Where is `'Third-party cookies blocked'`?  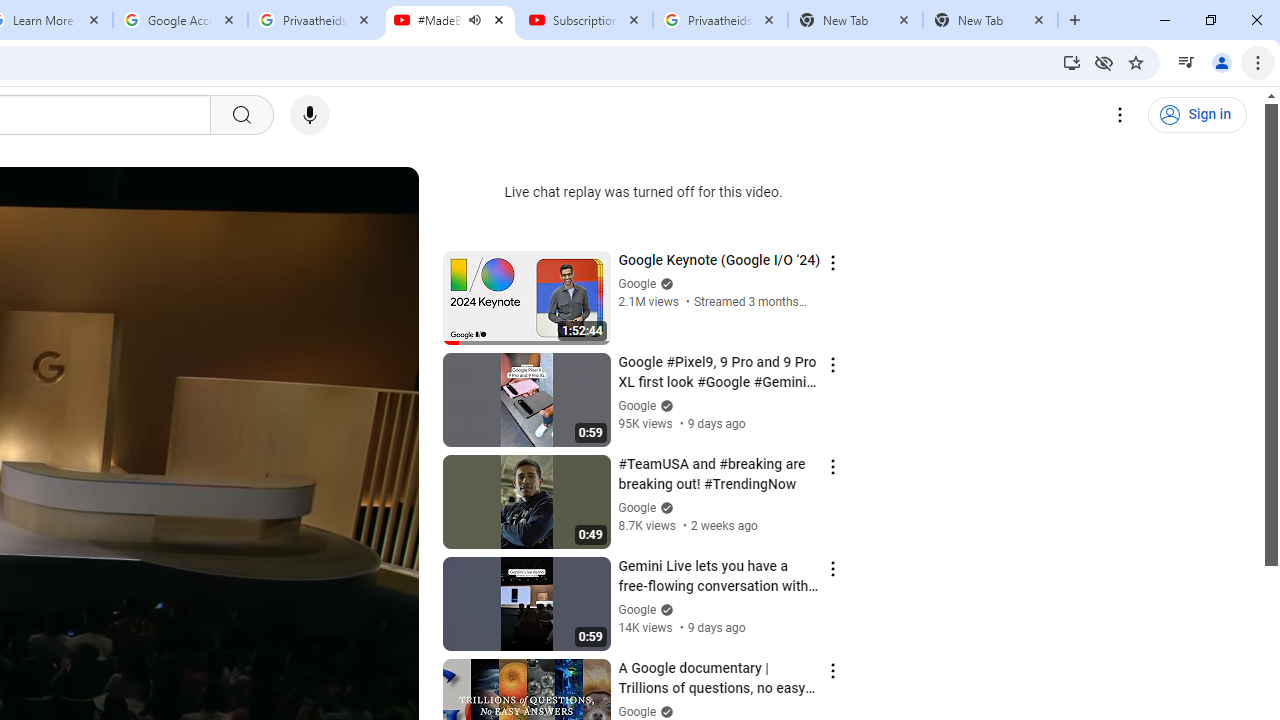
'Third-party cookies blocked' is located at coordinates (1103, 61).